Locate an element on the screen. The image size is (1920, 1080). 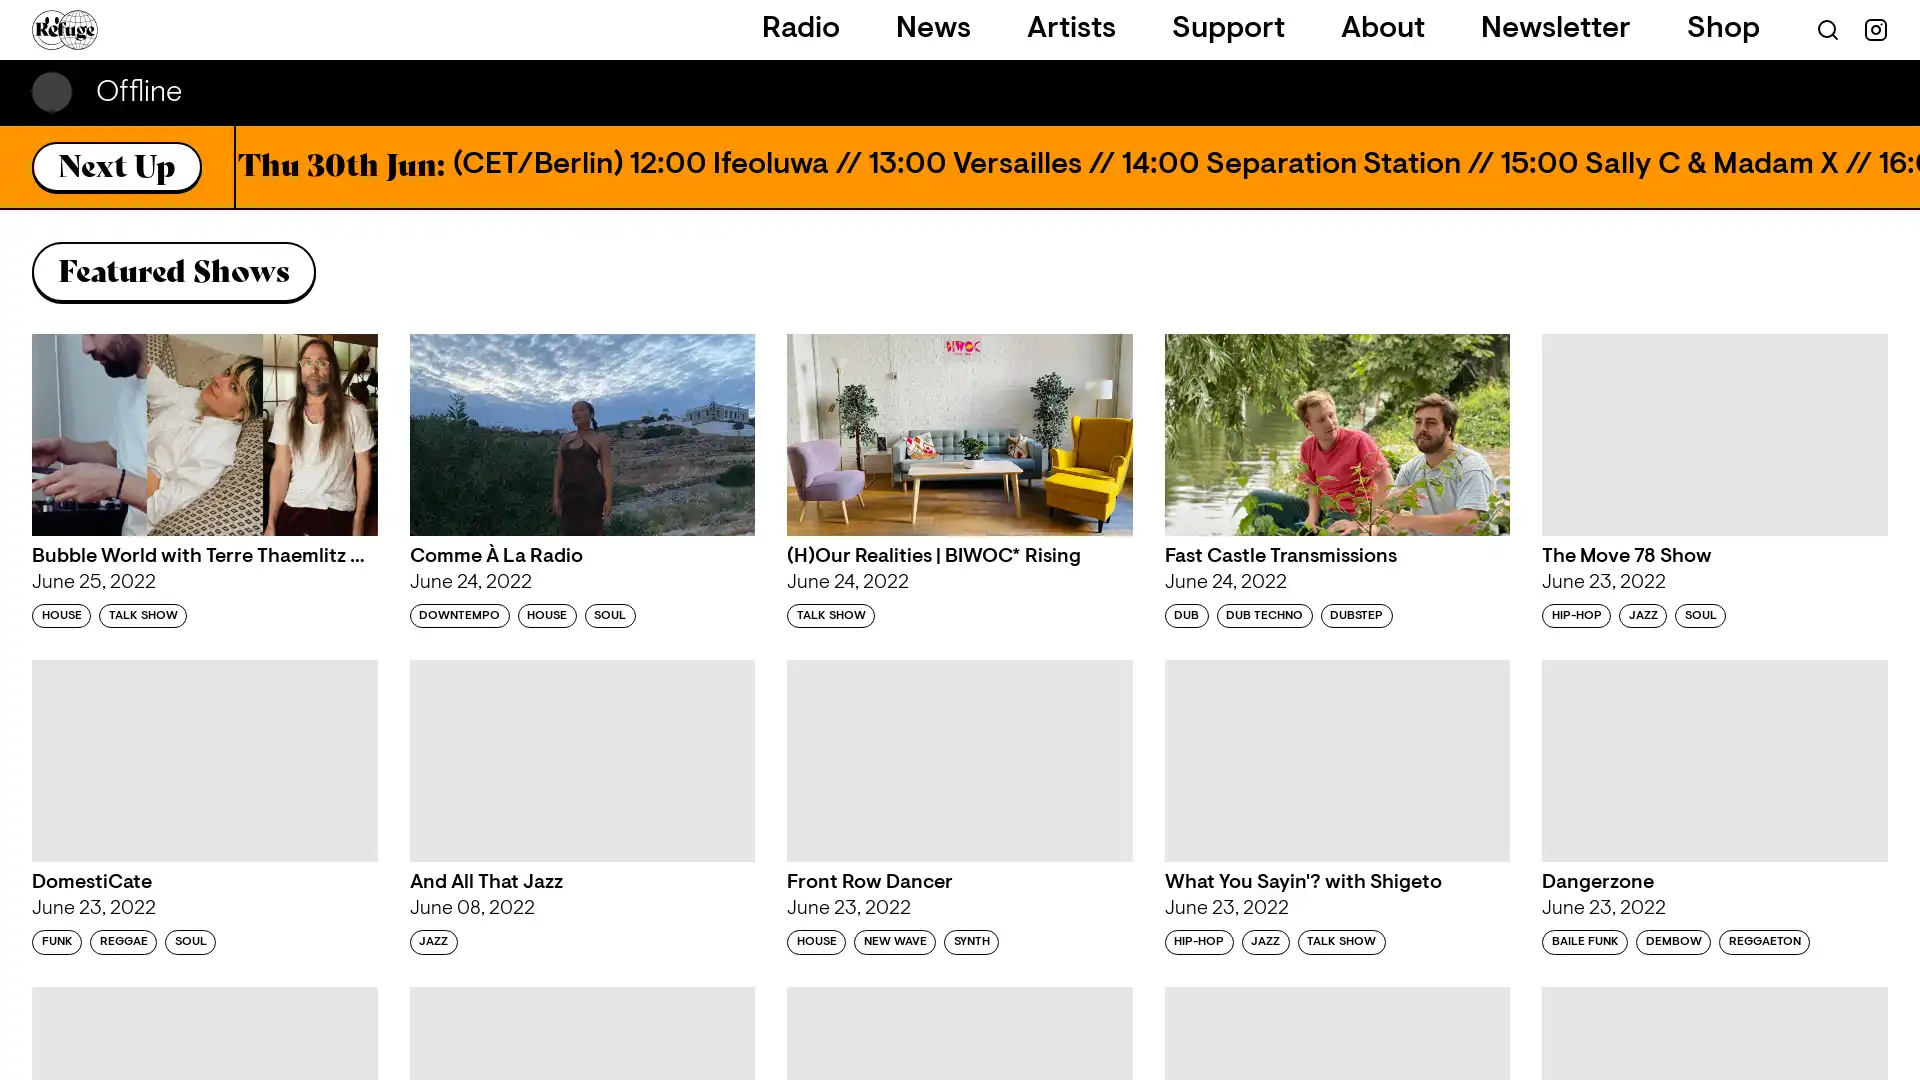
And All That Jazz is located at coordinates (580, 760).